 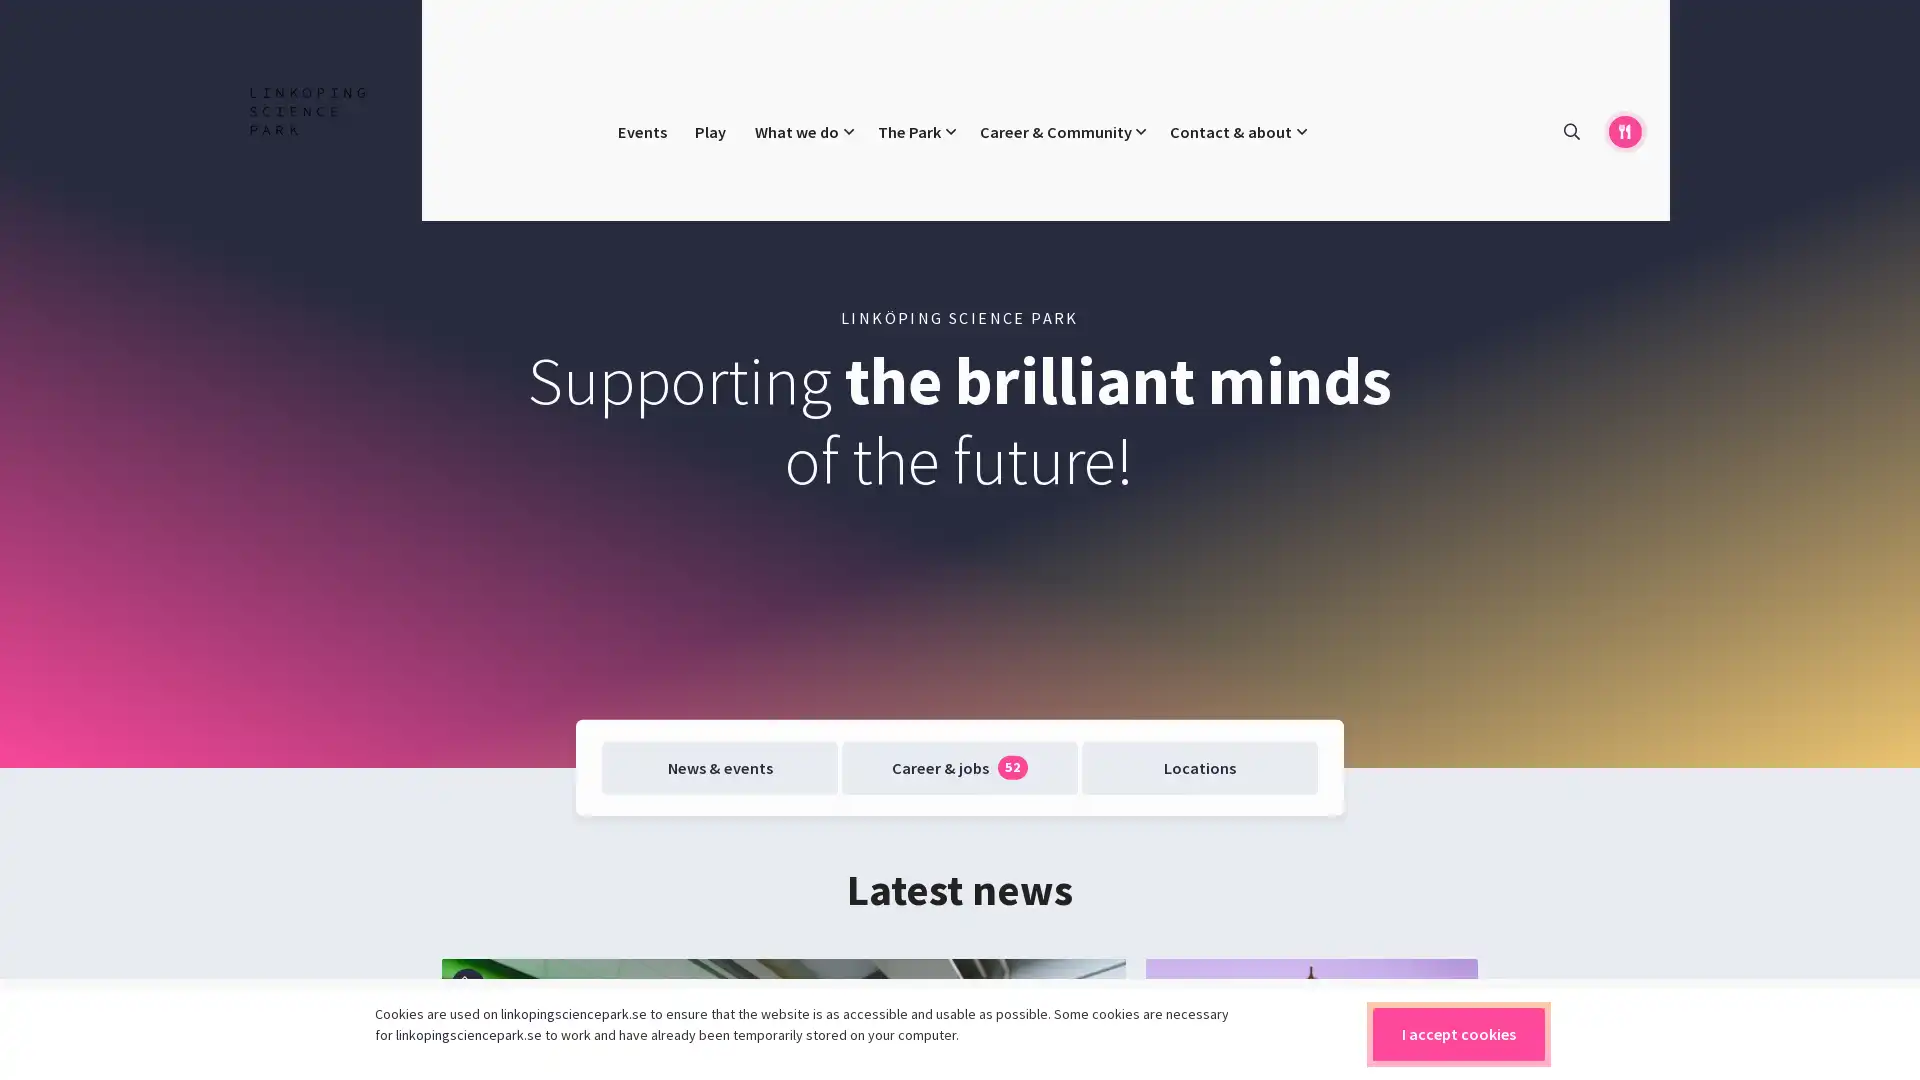 What do you see at coordinates (719, 766) in the screenshot?
I see `News & events` at bounding box center [719, 766].